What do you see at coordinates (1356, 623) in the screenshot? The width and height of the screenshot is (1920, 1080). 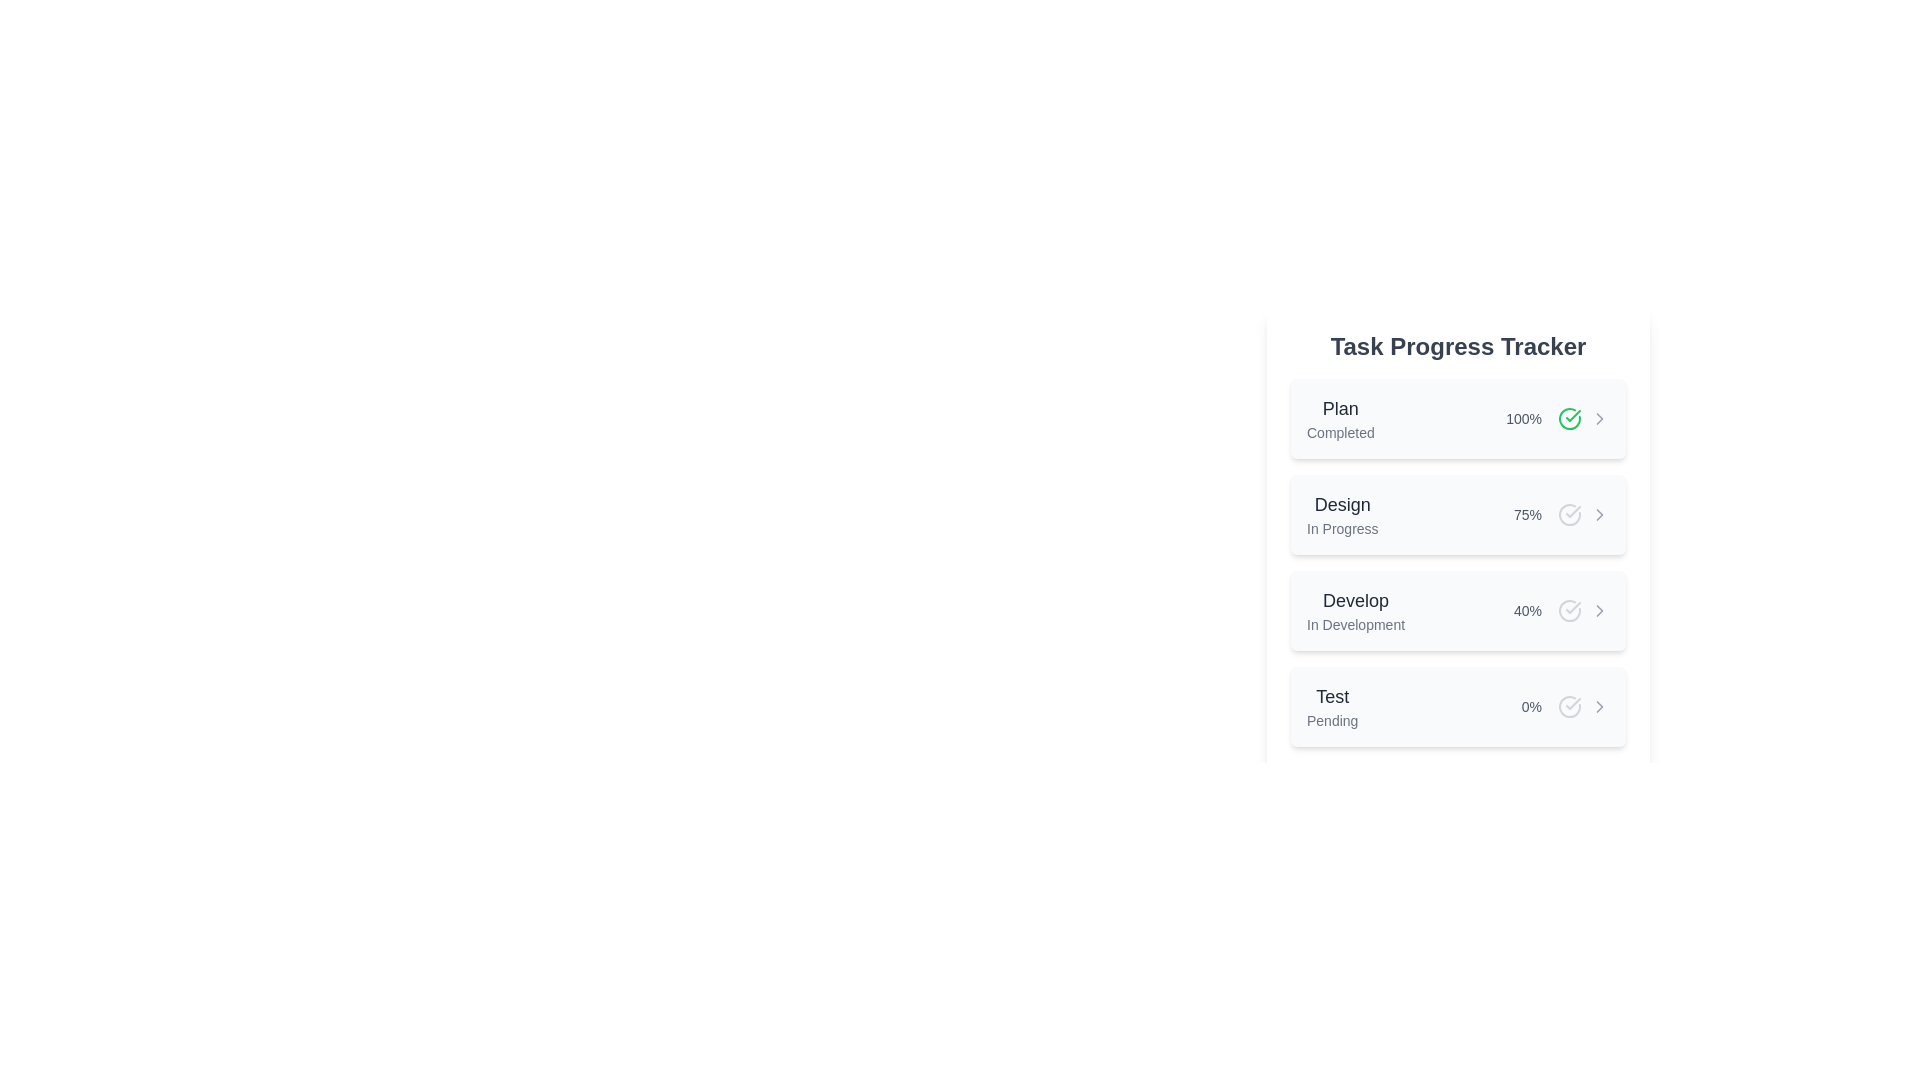 I see `text label that indicates the status of the 'Develop' task, located beneath the 'Develop' title in the 'Task Progress Tracker'` at bounding box center [1356, 623].